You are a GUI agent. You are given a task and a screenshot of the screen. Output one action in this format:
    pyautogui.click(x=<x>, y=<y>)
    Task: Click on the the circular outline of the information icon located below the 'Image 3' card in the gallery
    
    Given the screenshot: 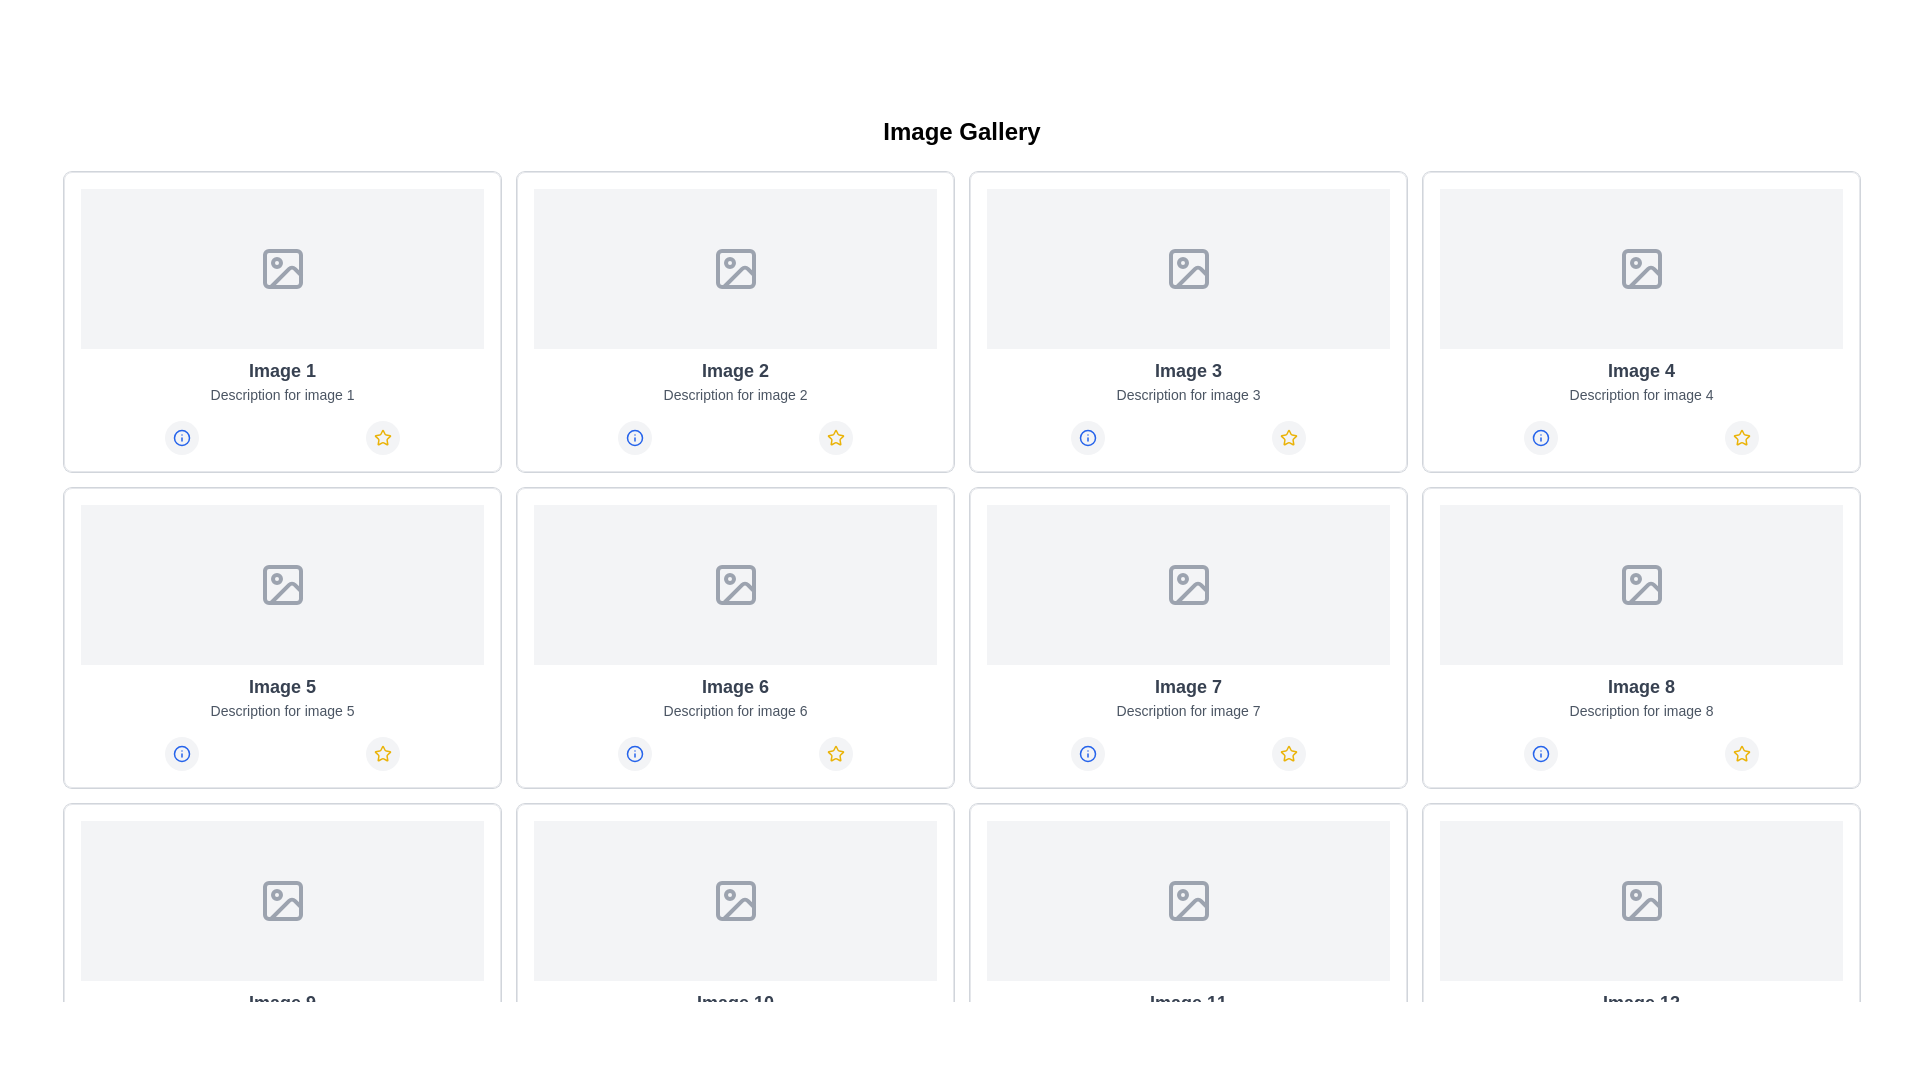 What is the action you would take?
    pyautogui.click(x=1086, y=437)
    